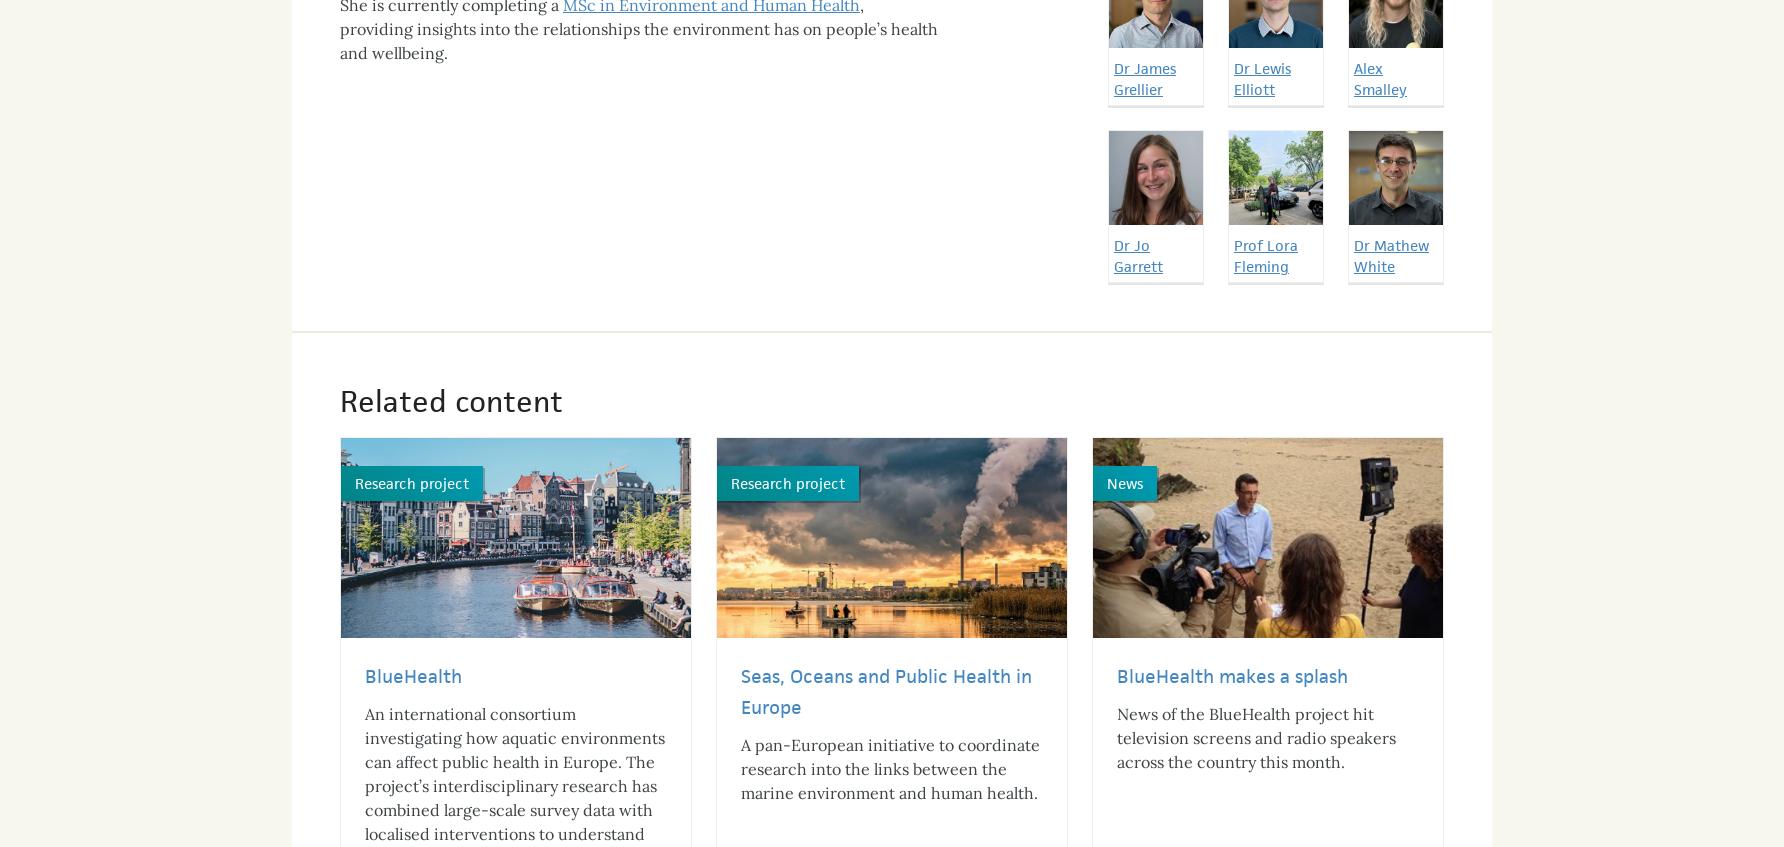 The height and width of the screenshot is (847, 1784). What do you see at coordinates (1391, 238) in the screenshot?
I see `'Dr Mathew White'` at bounding box center [1391, 238].